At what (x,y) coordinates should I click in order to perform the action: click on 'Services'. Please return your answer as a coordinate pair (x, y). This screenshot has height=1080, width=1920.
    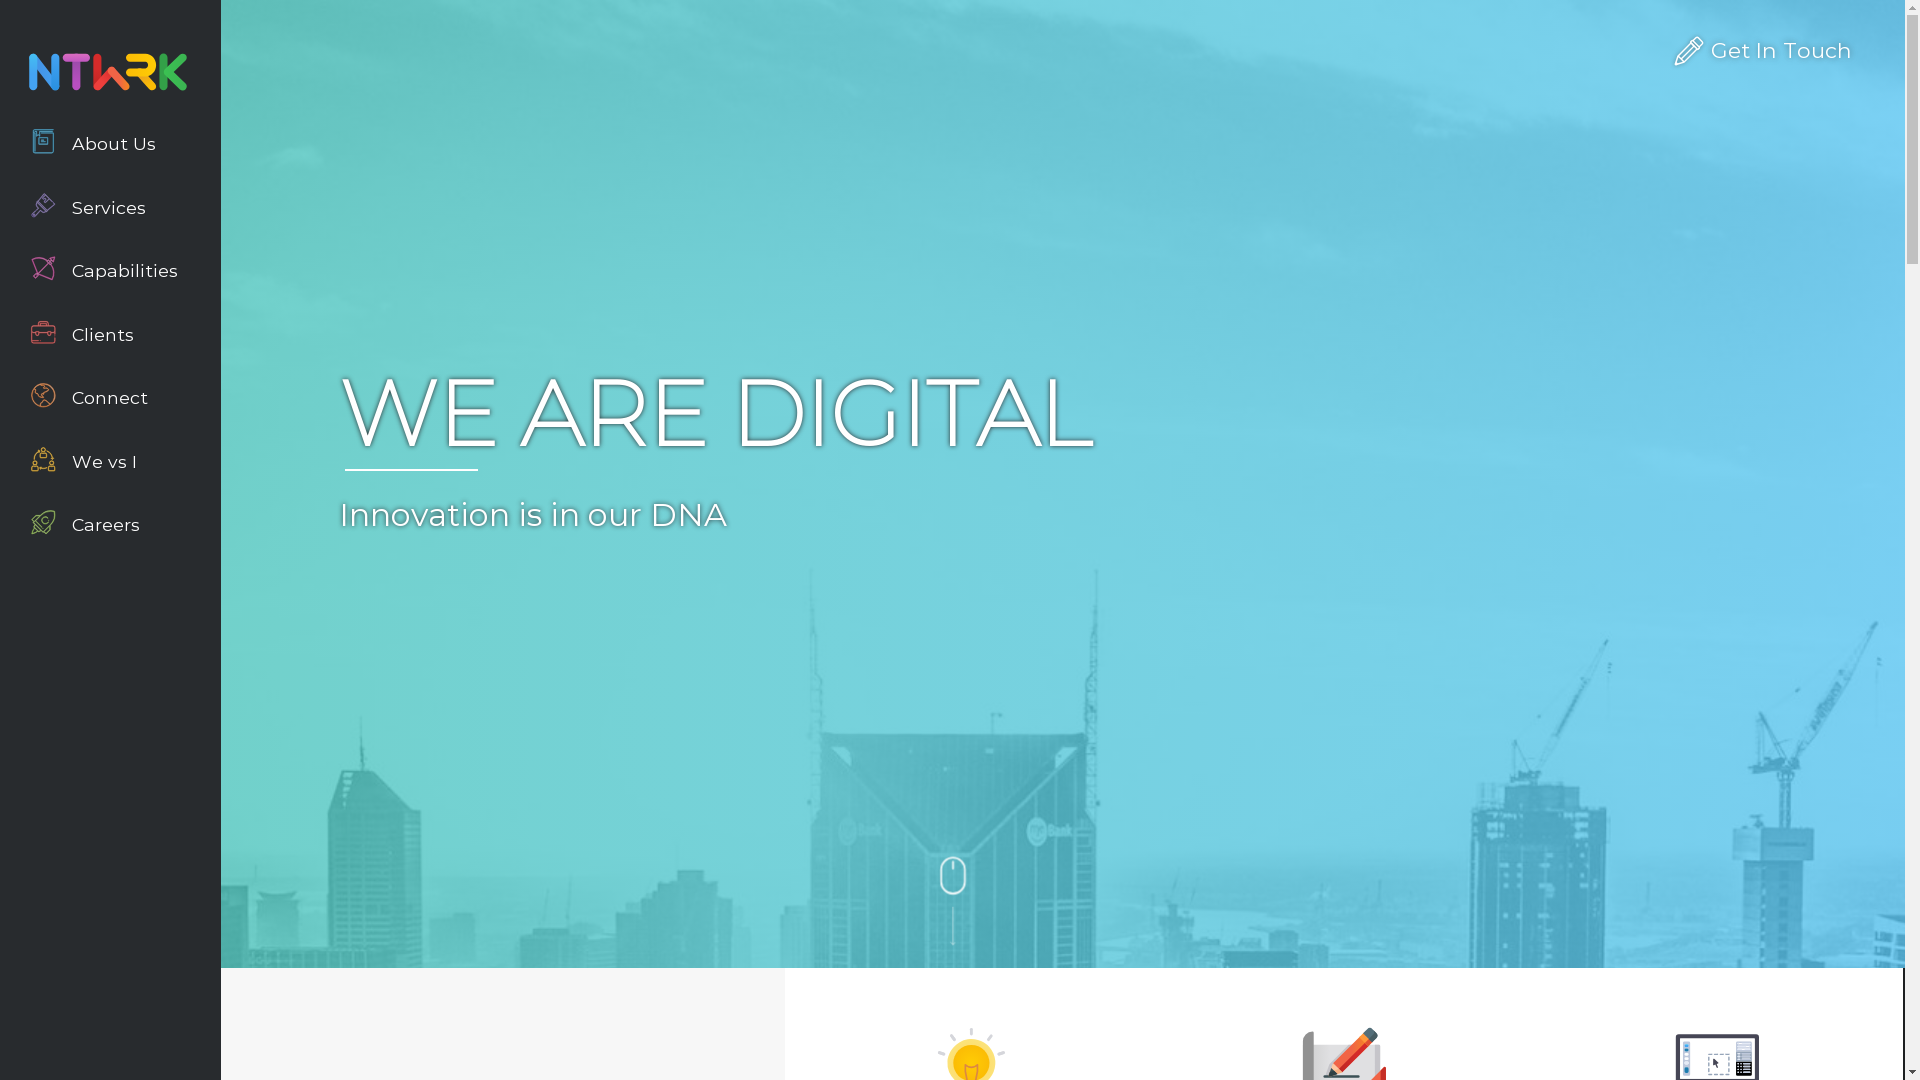
    Looking at the image, I should click on (109, 207).